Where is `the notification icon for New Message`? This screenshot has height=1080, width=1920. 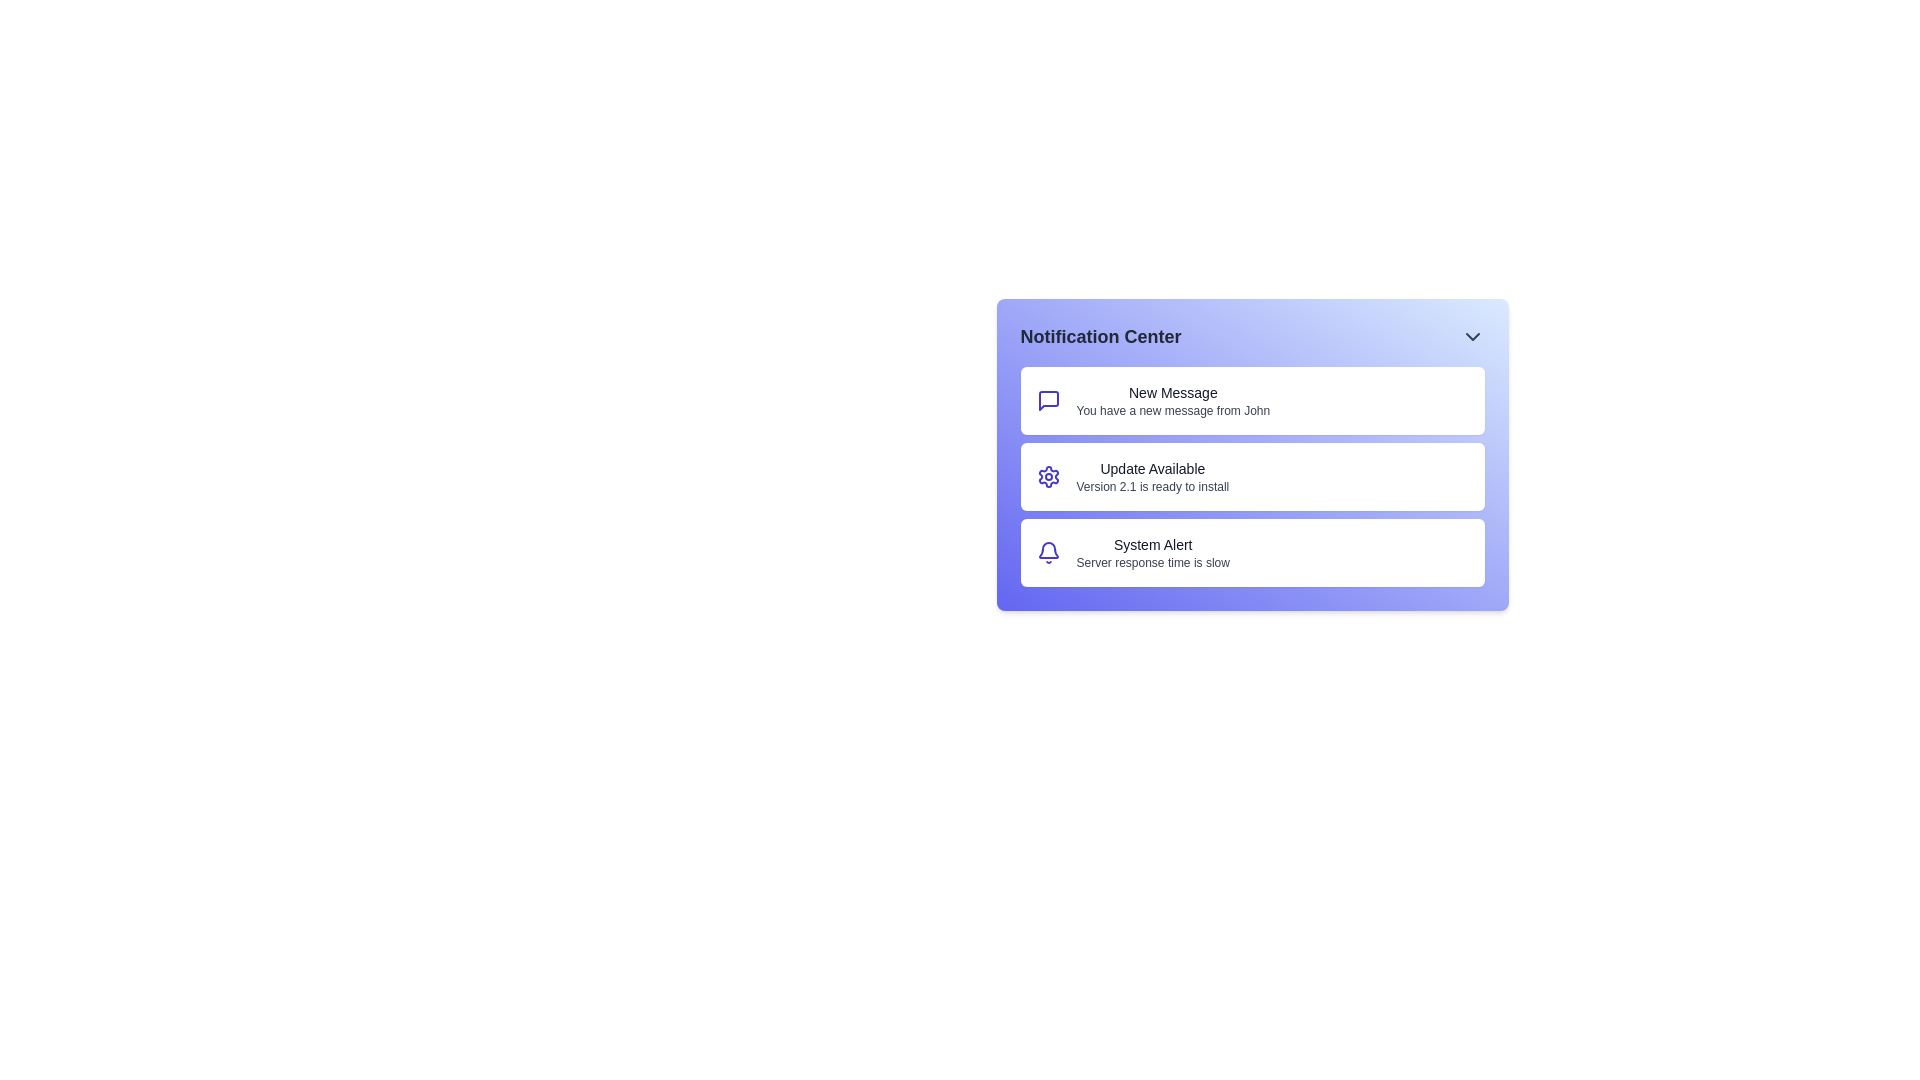 the notification icon for New Message is located at coordinates (1047, 401).